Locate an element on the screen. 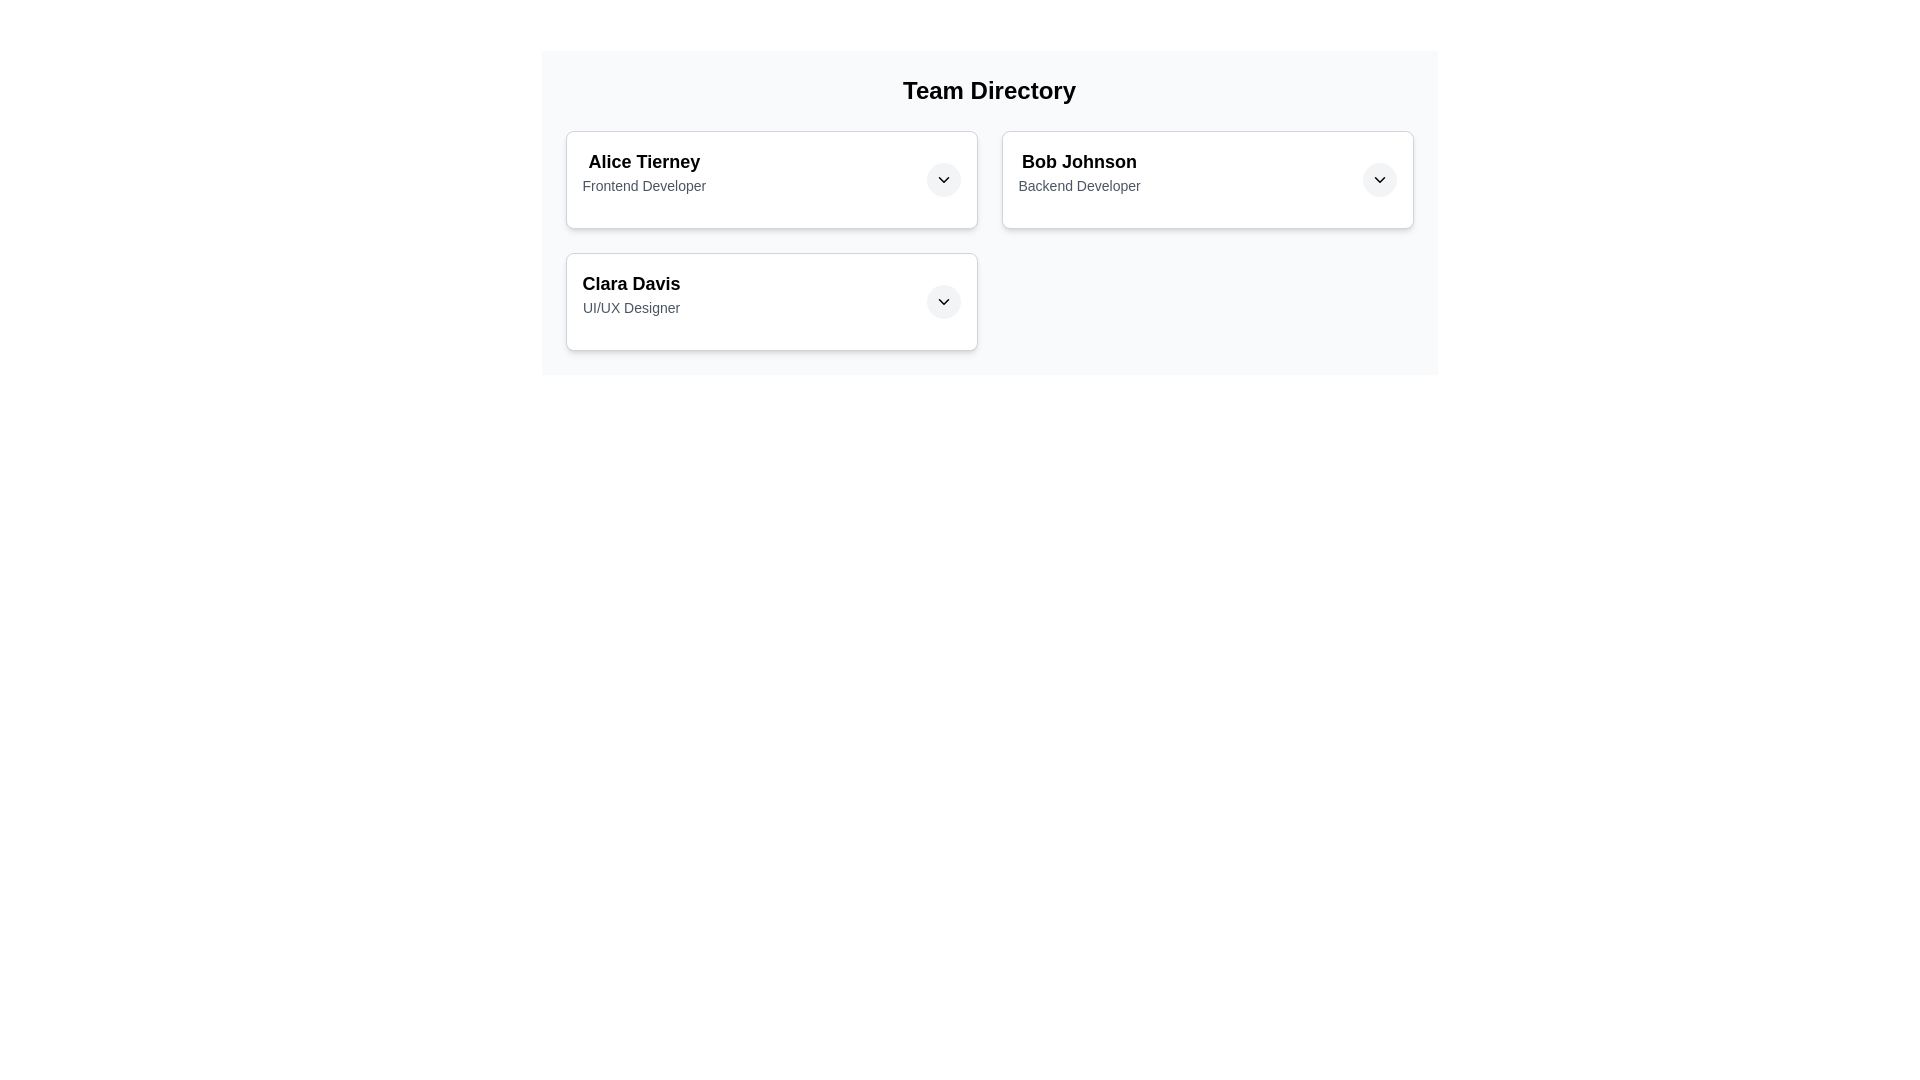 This screenshot has width=1920, height=1080. the dropdown trigger button located in the top-right corner of the card associated with 'Alice Tierney - Frontend Developer' is located at coordinates (942, 180).